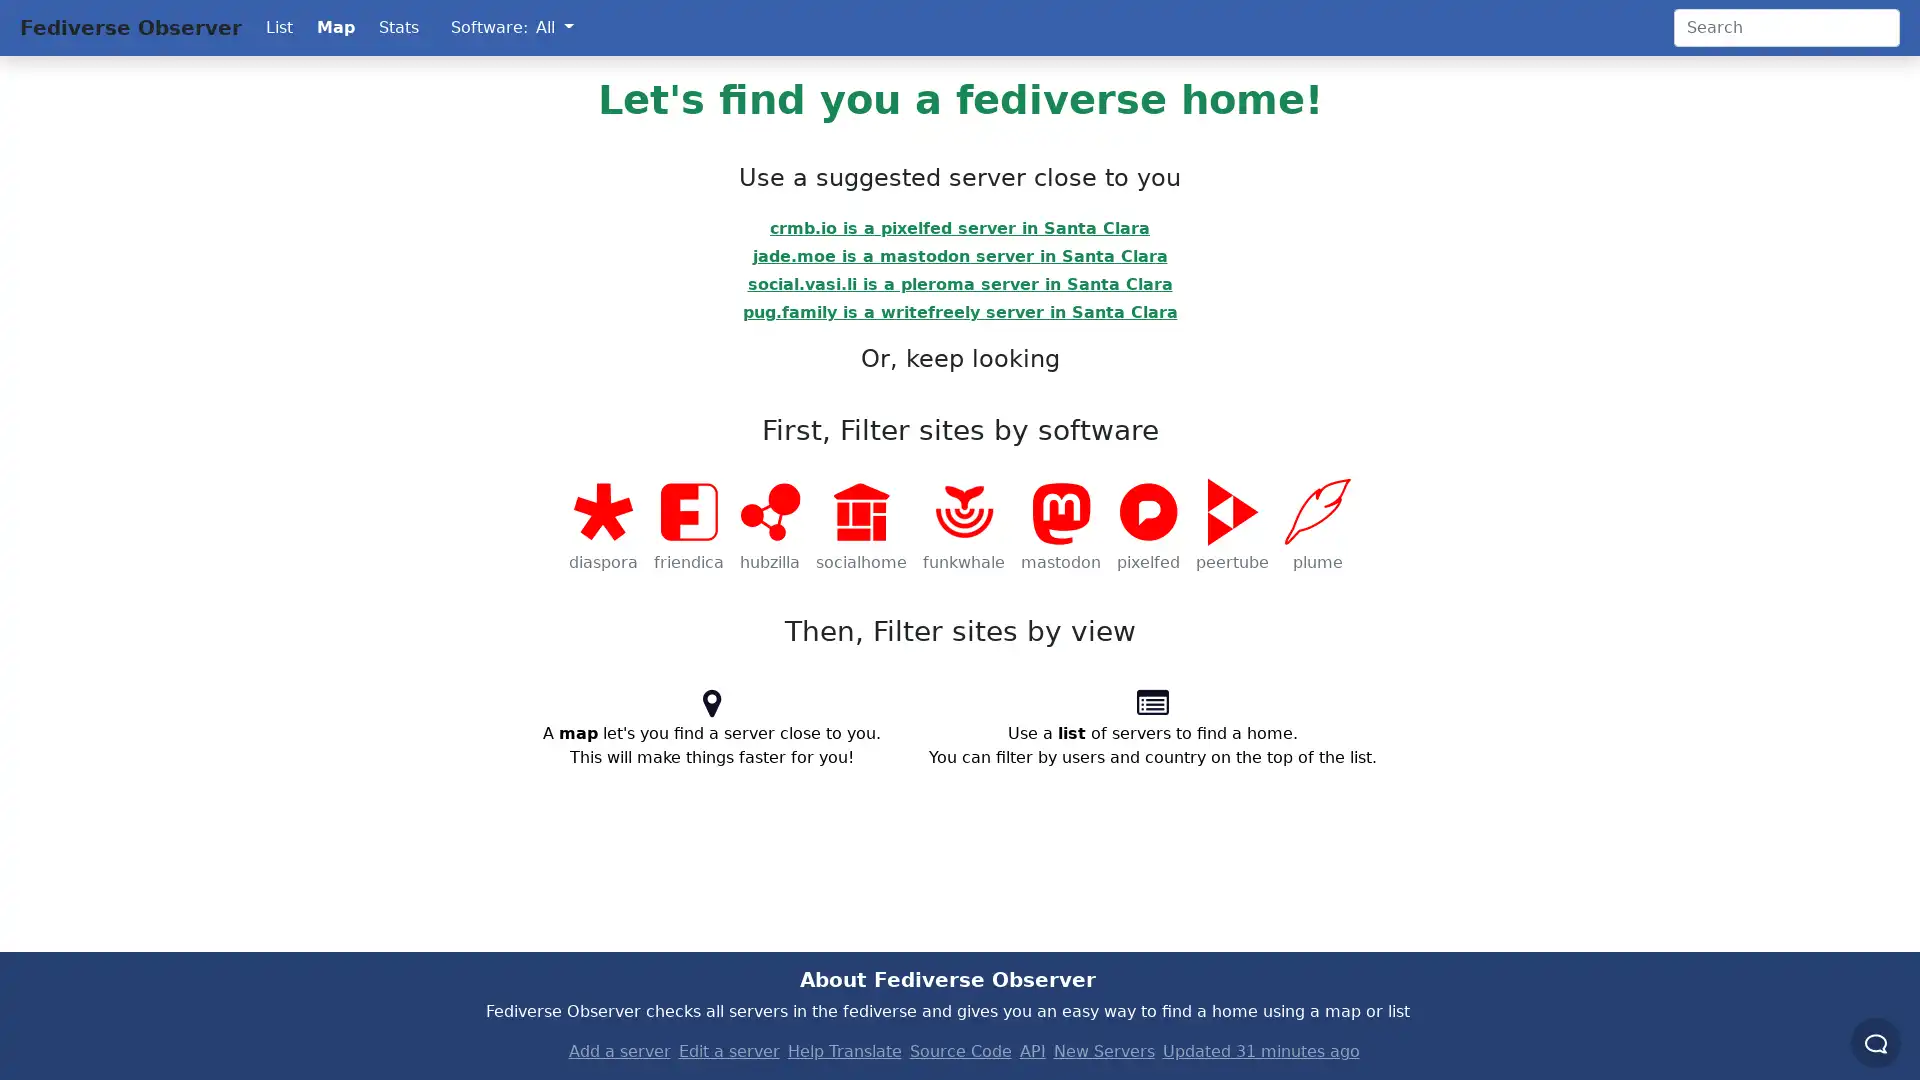 Image resolution: width=1920 pixels, height=1080 pixels. Describe the element at coordinates (554, 27) in the screenshot. I see `All` at that location.